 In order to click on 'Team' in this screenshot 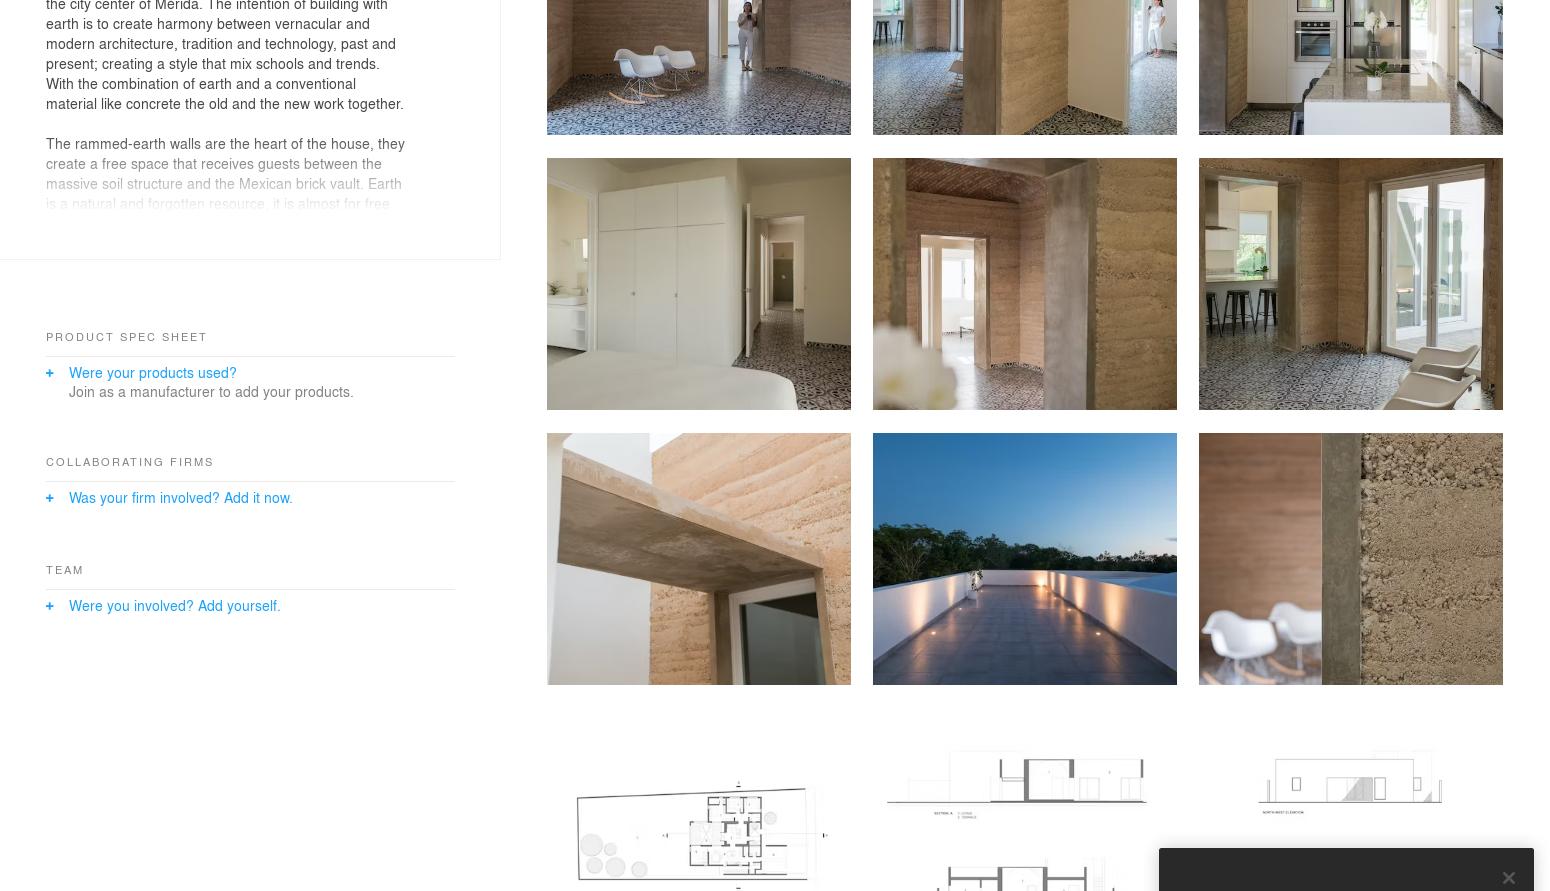, I will do `click(63, 568)`.